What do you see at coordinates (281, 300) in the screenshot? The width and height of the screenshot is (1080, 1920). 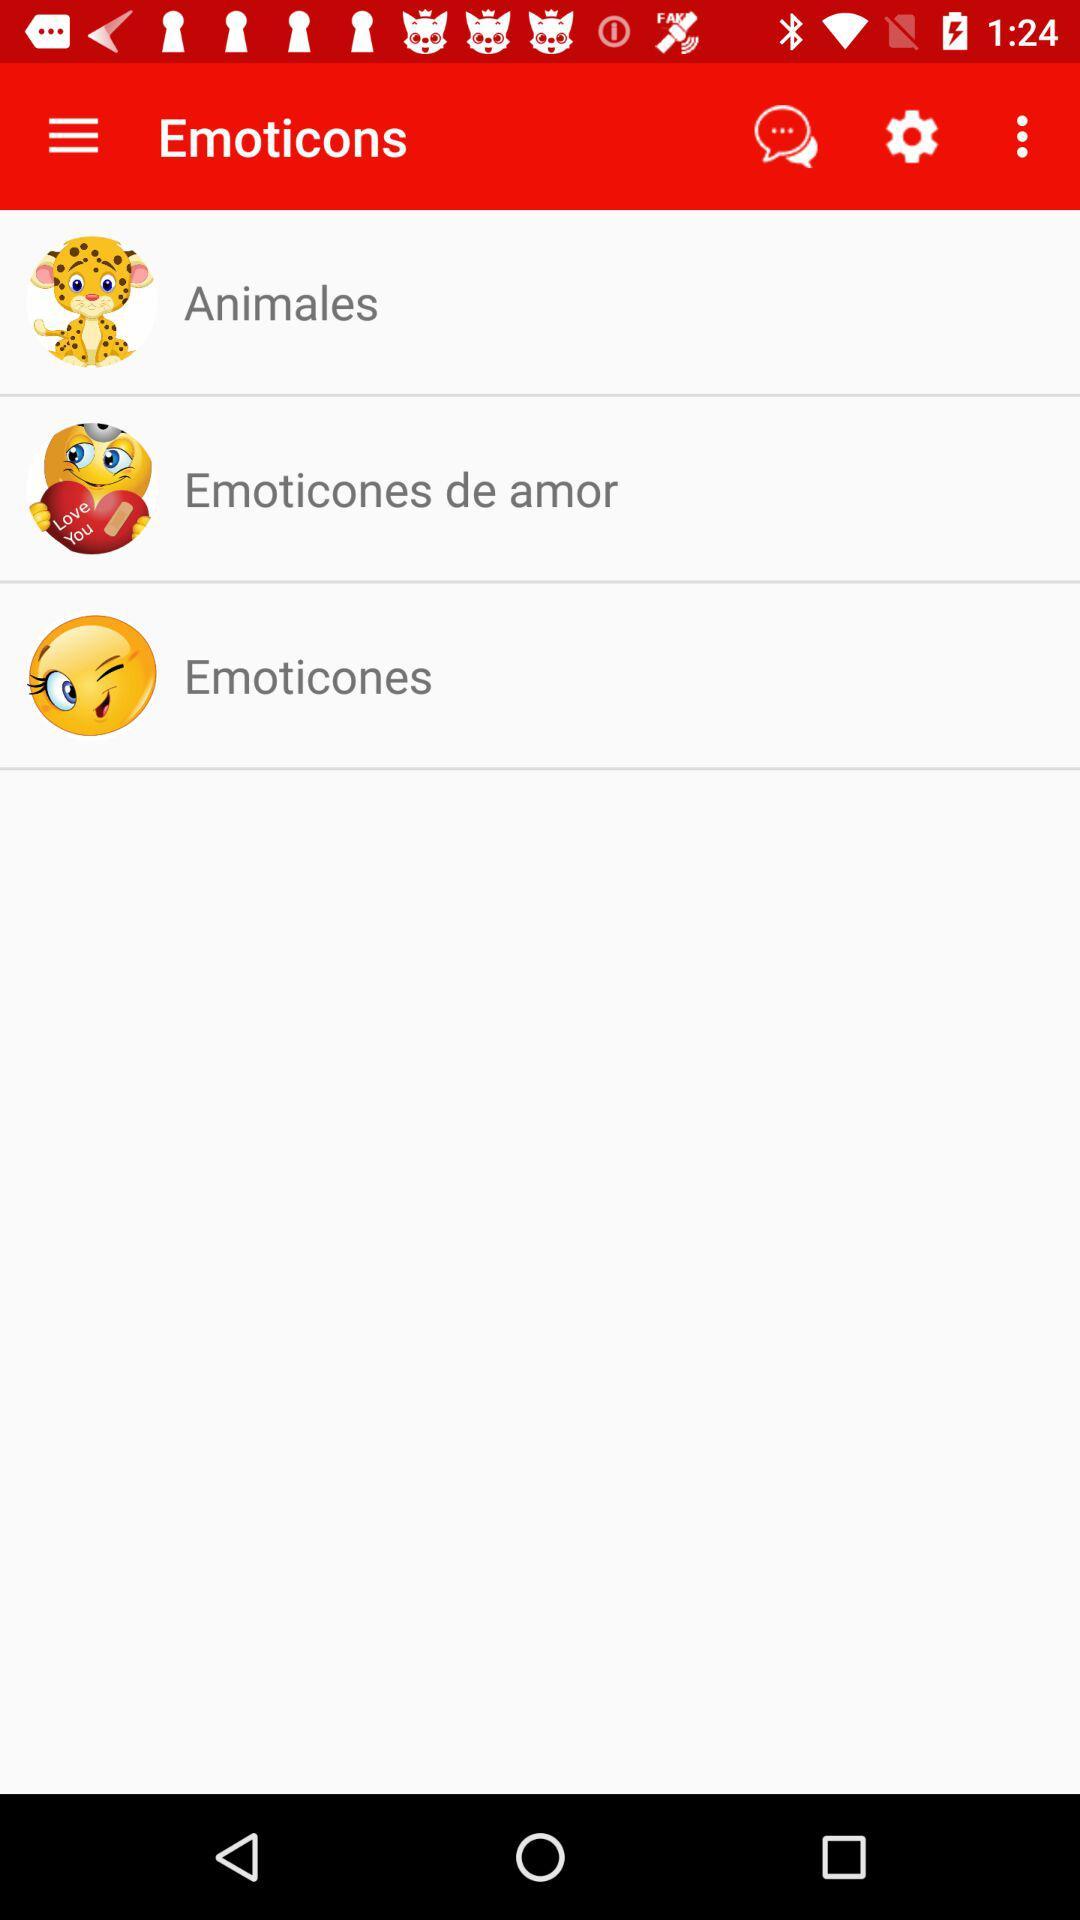 I see `the item above emoticones de amor icon` at bounding box center [281, 300].